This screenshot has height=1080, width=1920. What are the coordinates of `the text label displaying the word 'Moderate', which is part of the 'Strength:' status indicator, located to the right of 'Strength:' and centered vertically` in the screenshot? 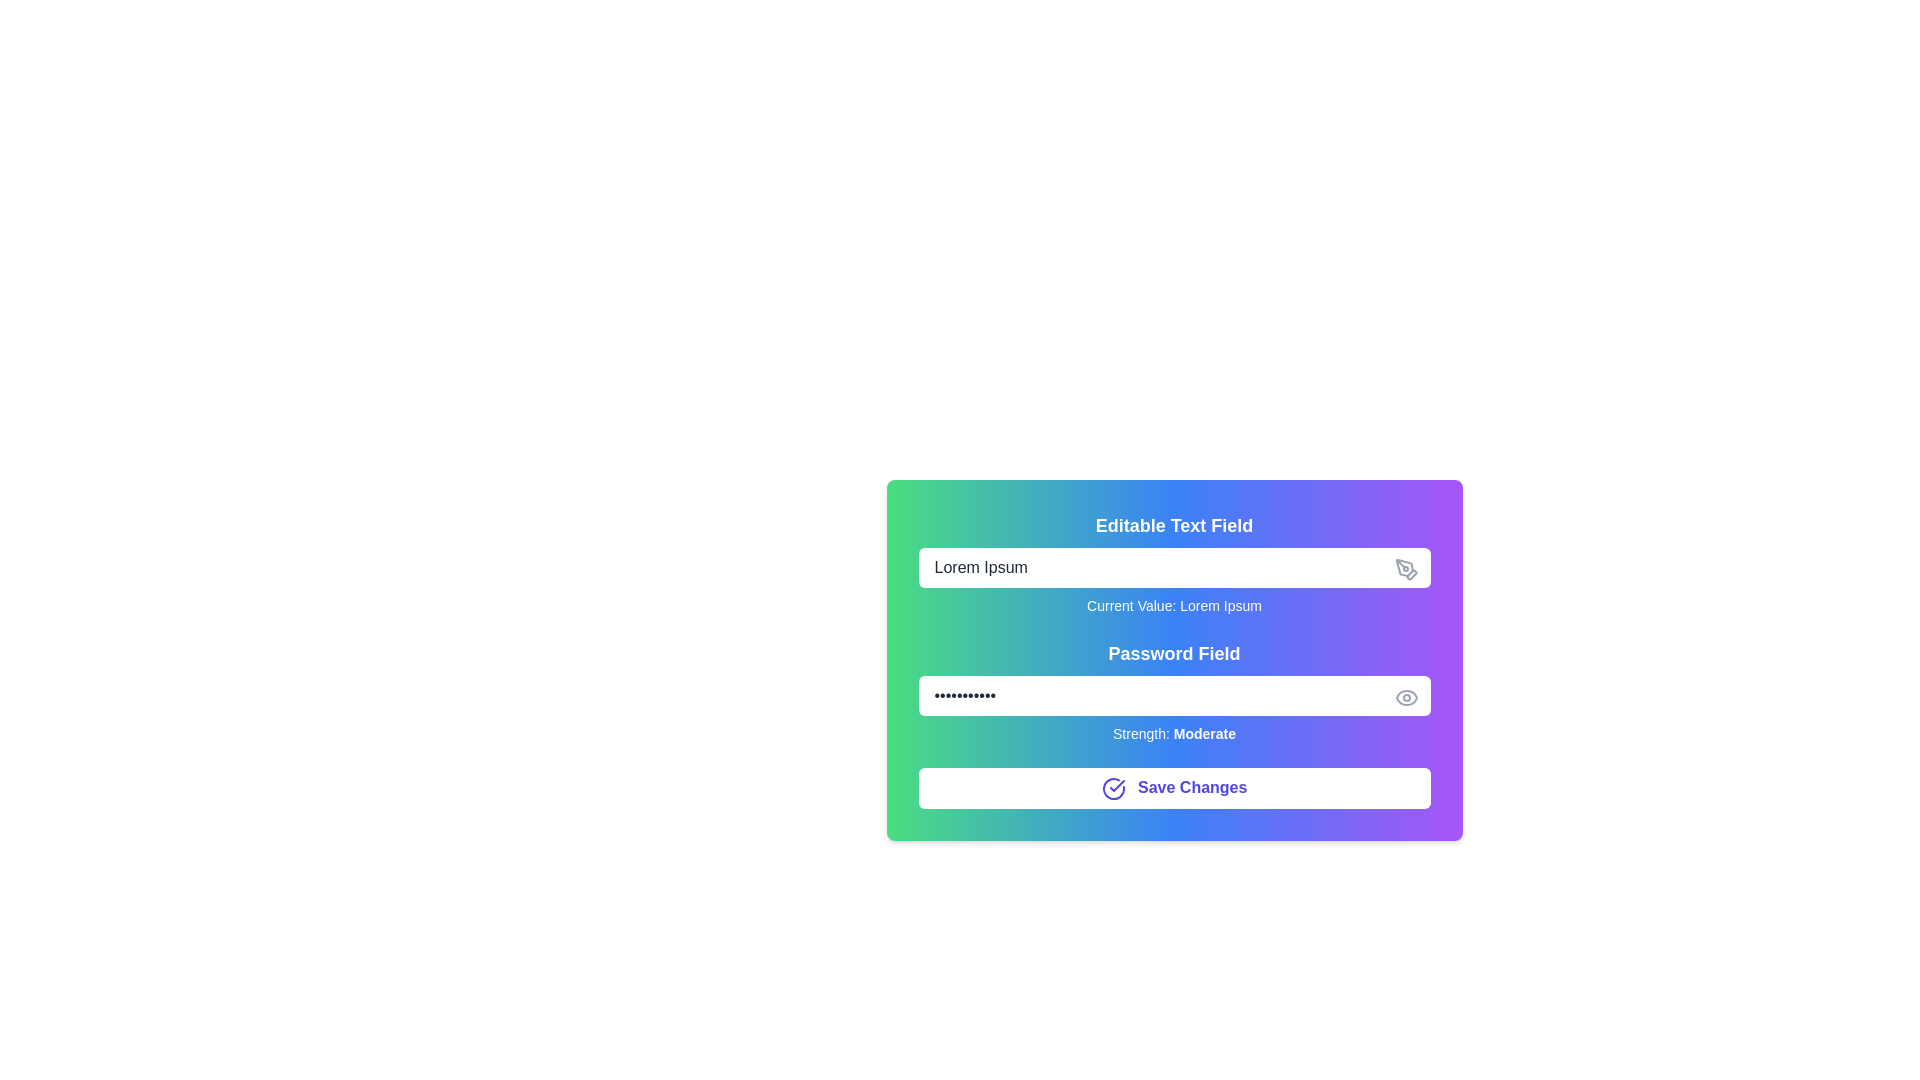 It's located at (1203, 733).